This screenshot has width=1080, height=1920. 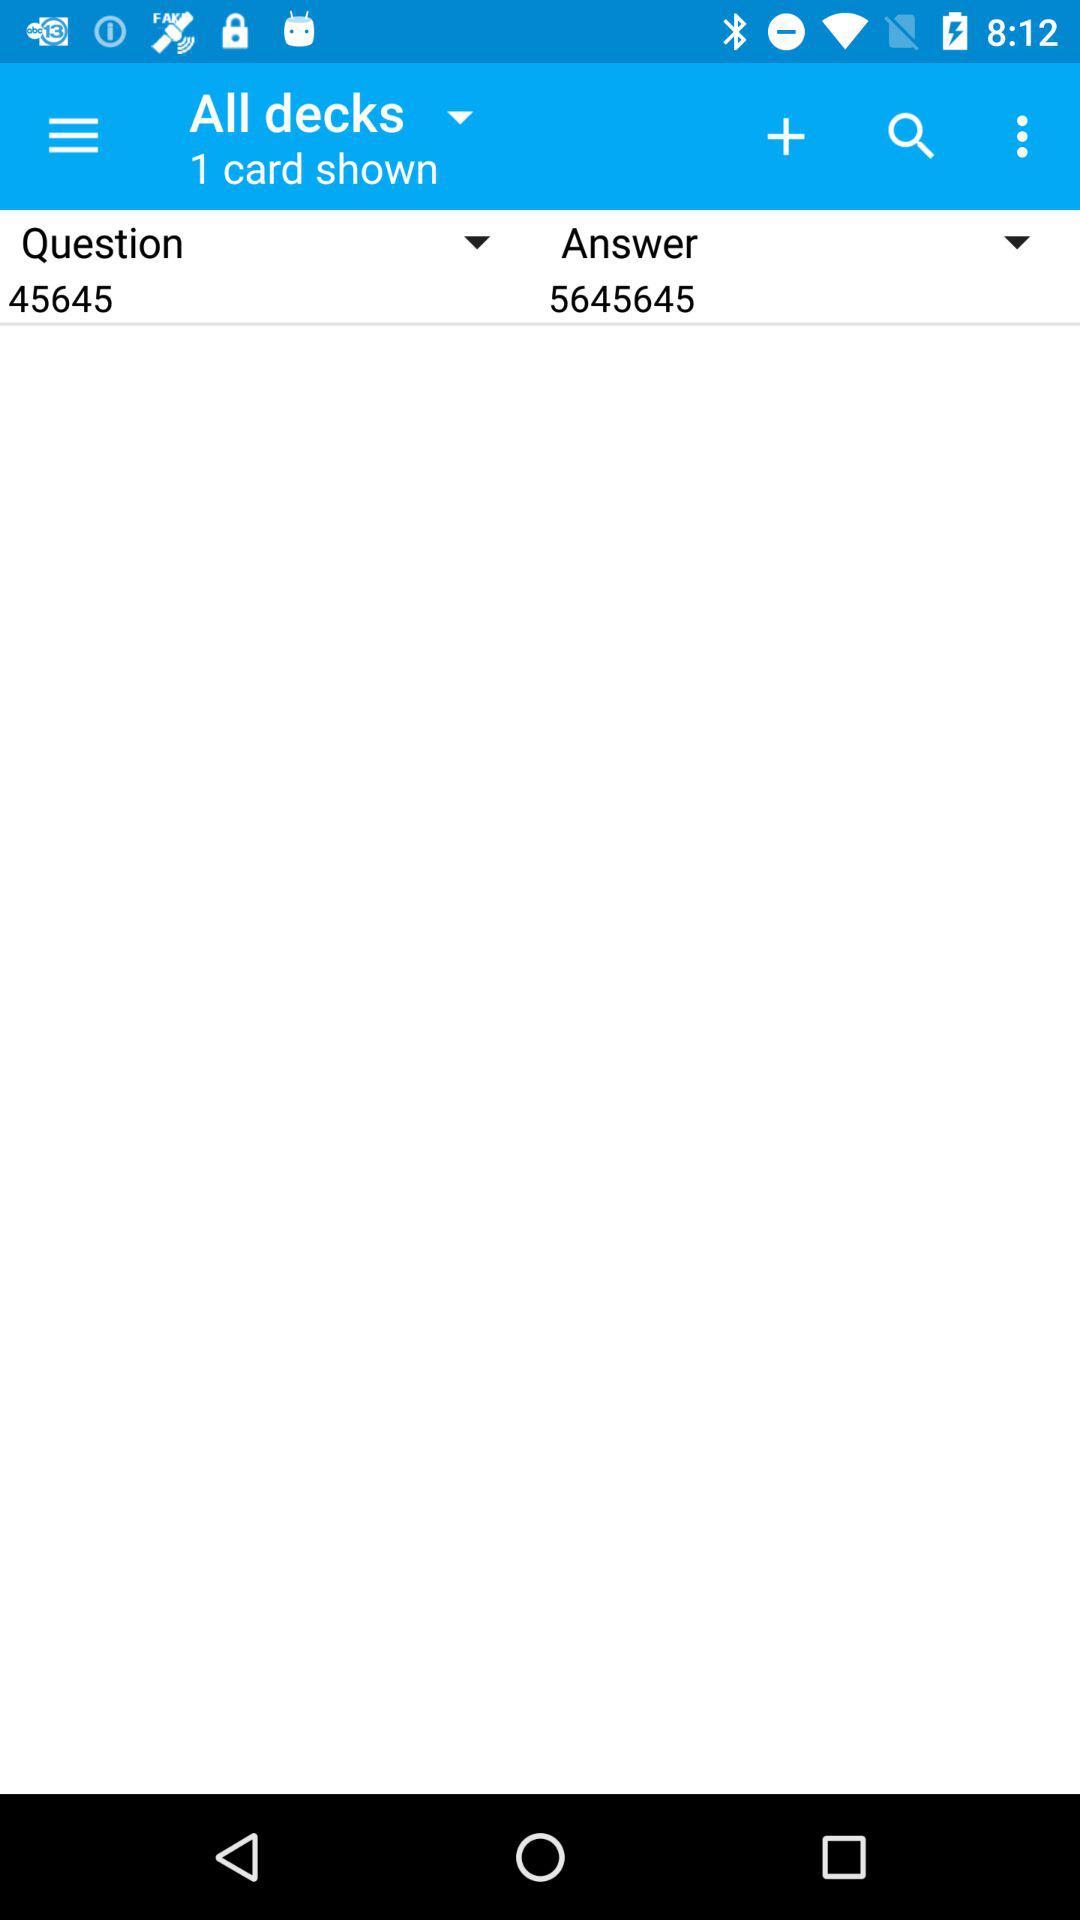 I want to click on icon below the answer, so click(x=810, y=296).